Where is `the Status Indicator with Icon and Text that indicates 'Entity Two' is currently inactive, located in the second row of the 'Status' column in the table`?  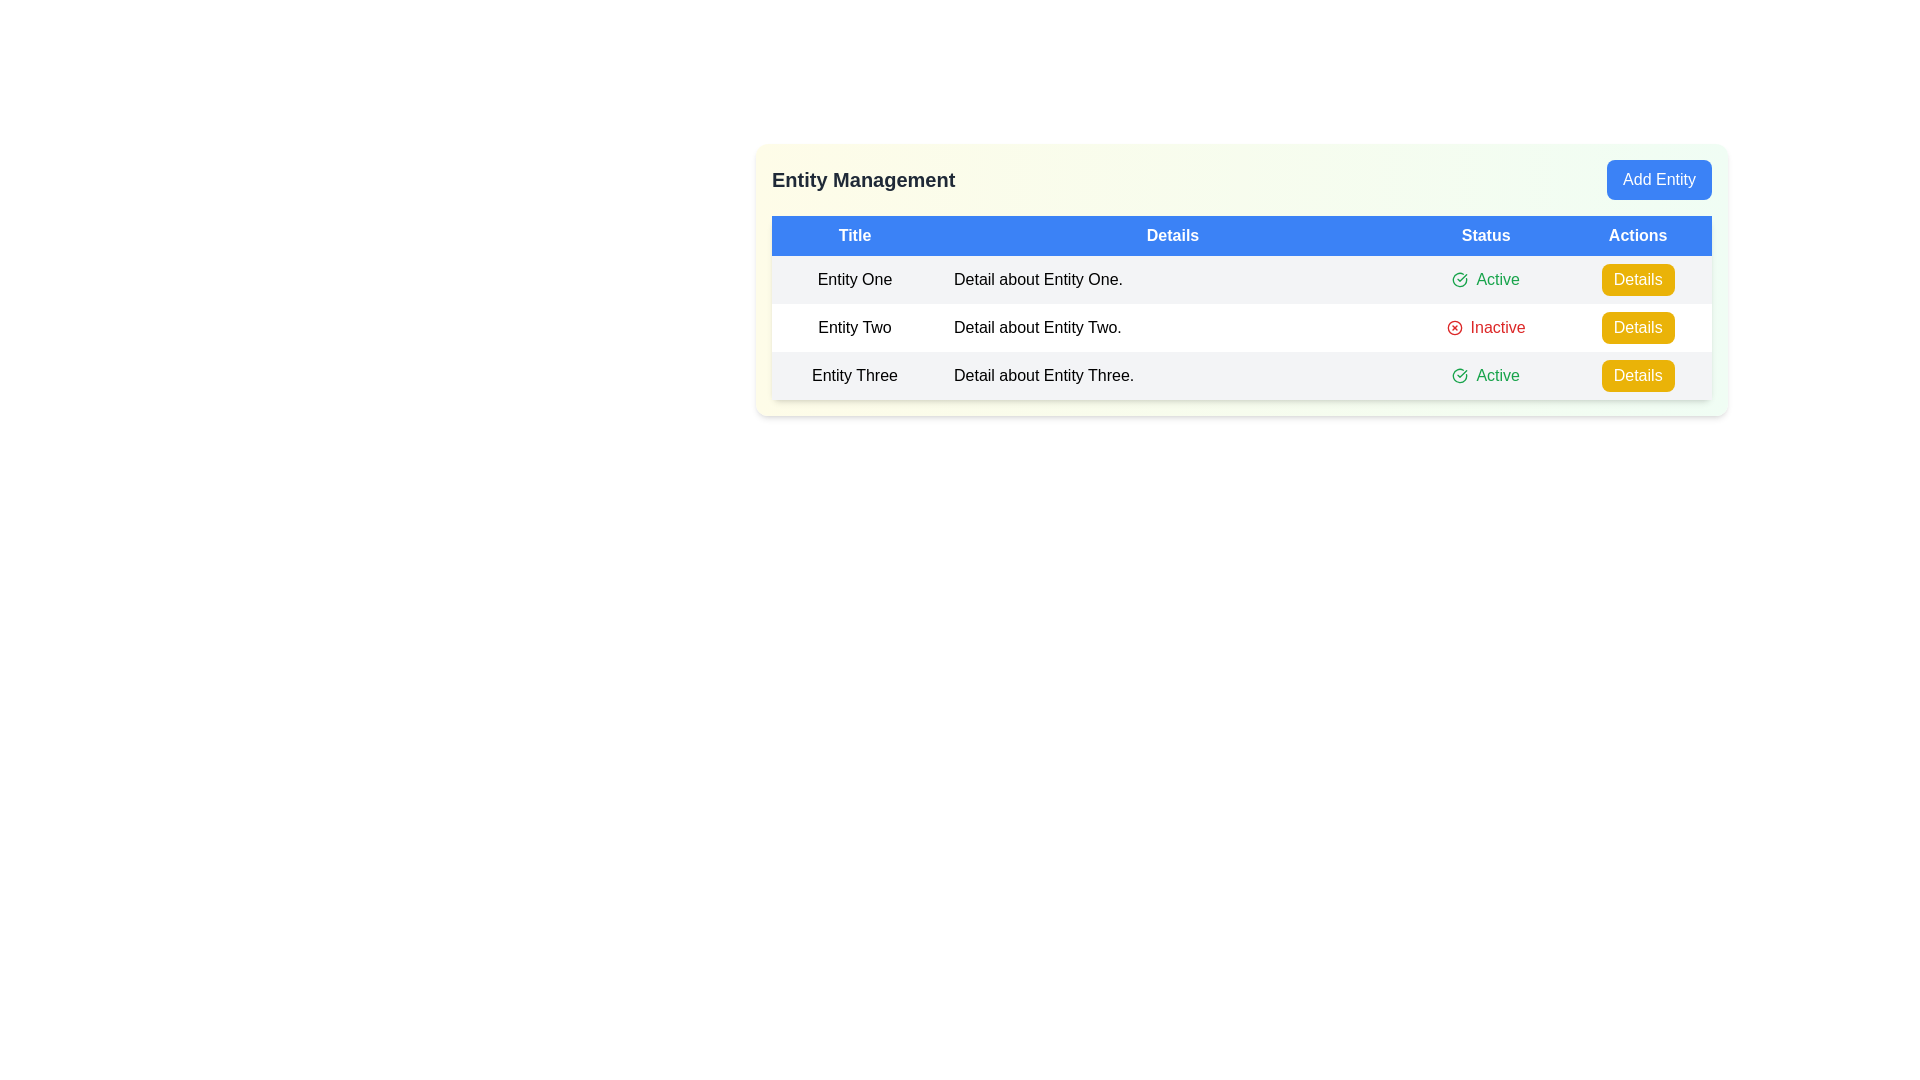 the Status Indicator with Icon and Text that indicates 'Entity Two' is currently inactive, located in the second row of the 'Status' column in the table is located at coordinates (1486, 326).